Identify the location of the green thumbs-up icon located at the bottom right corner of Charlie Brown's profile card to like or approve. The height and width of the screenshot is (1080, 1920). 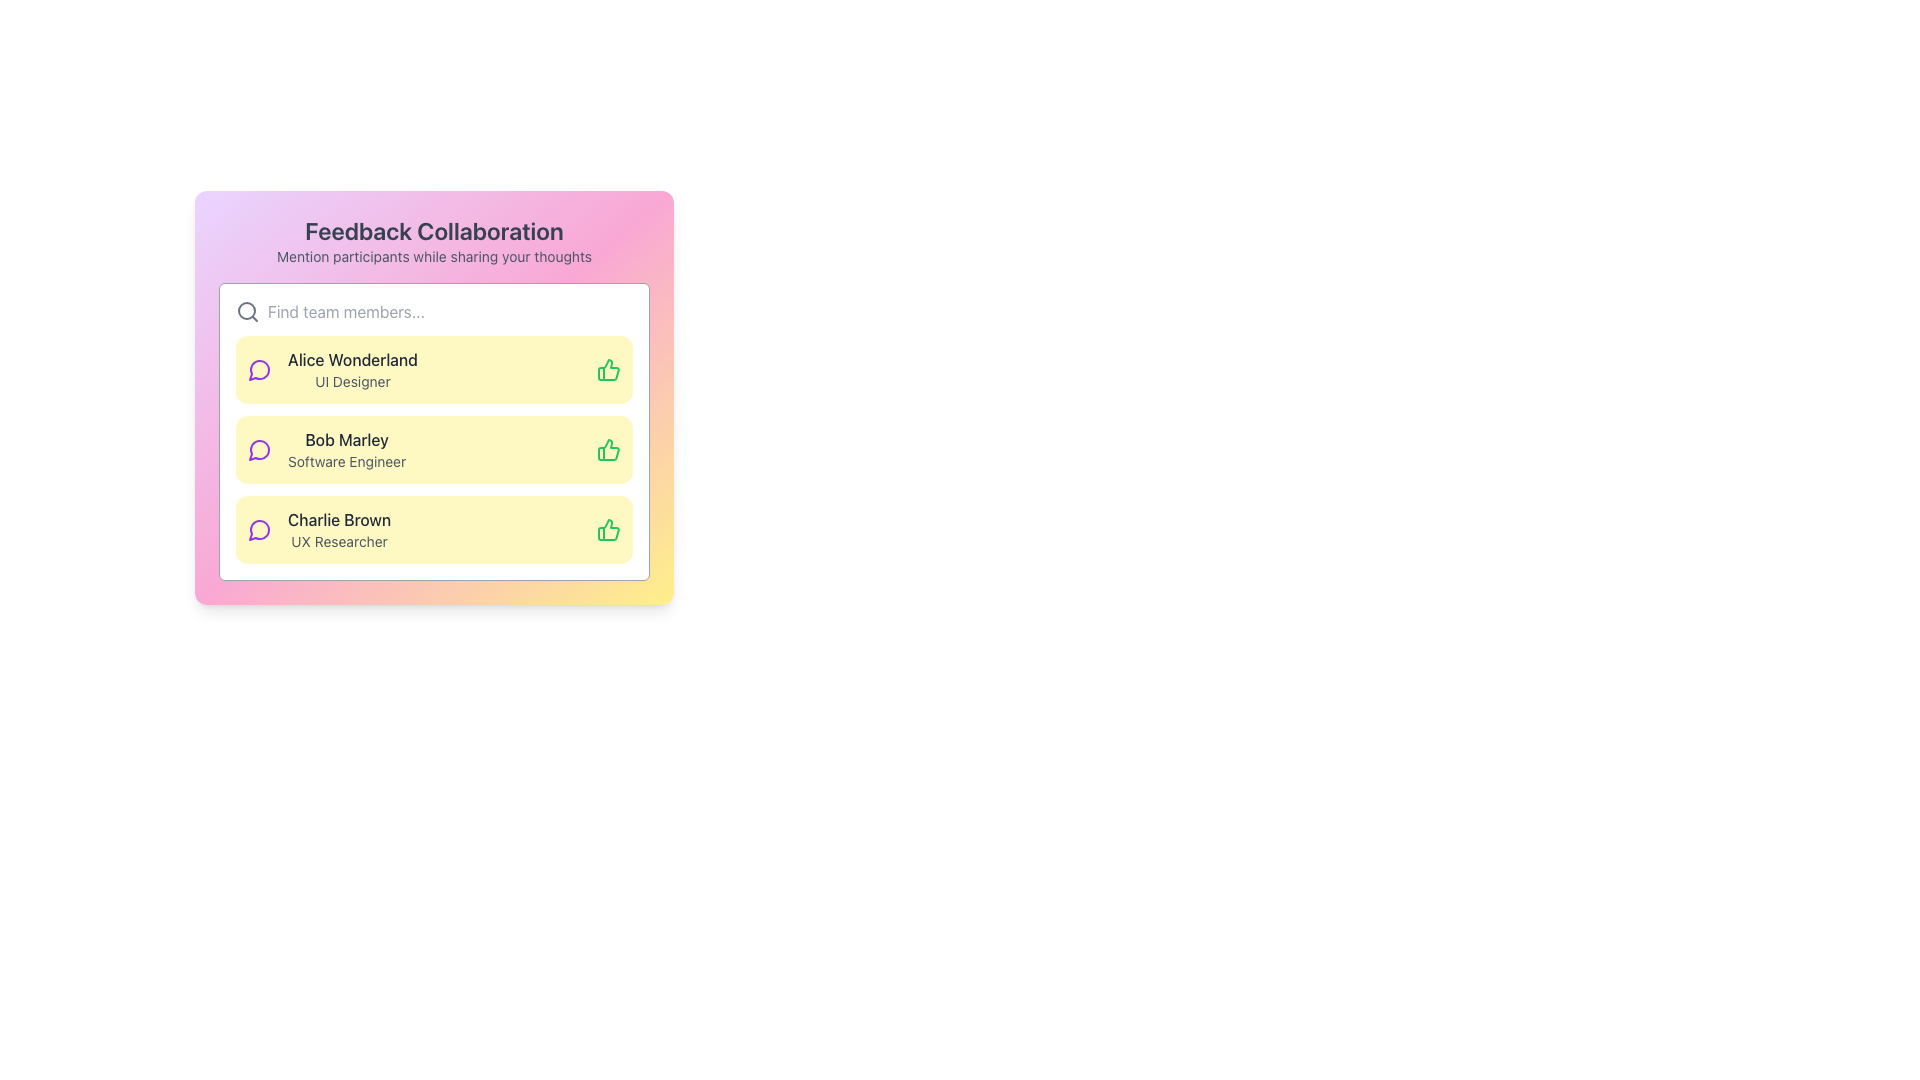
(608, 528).